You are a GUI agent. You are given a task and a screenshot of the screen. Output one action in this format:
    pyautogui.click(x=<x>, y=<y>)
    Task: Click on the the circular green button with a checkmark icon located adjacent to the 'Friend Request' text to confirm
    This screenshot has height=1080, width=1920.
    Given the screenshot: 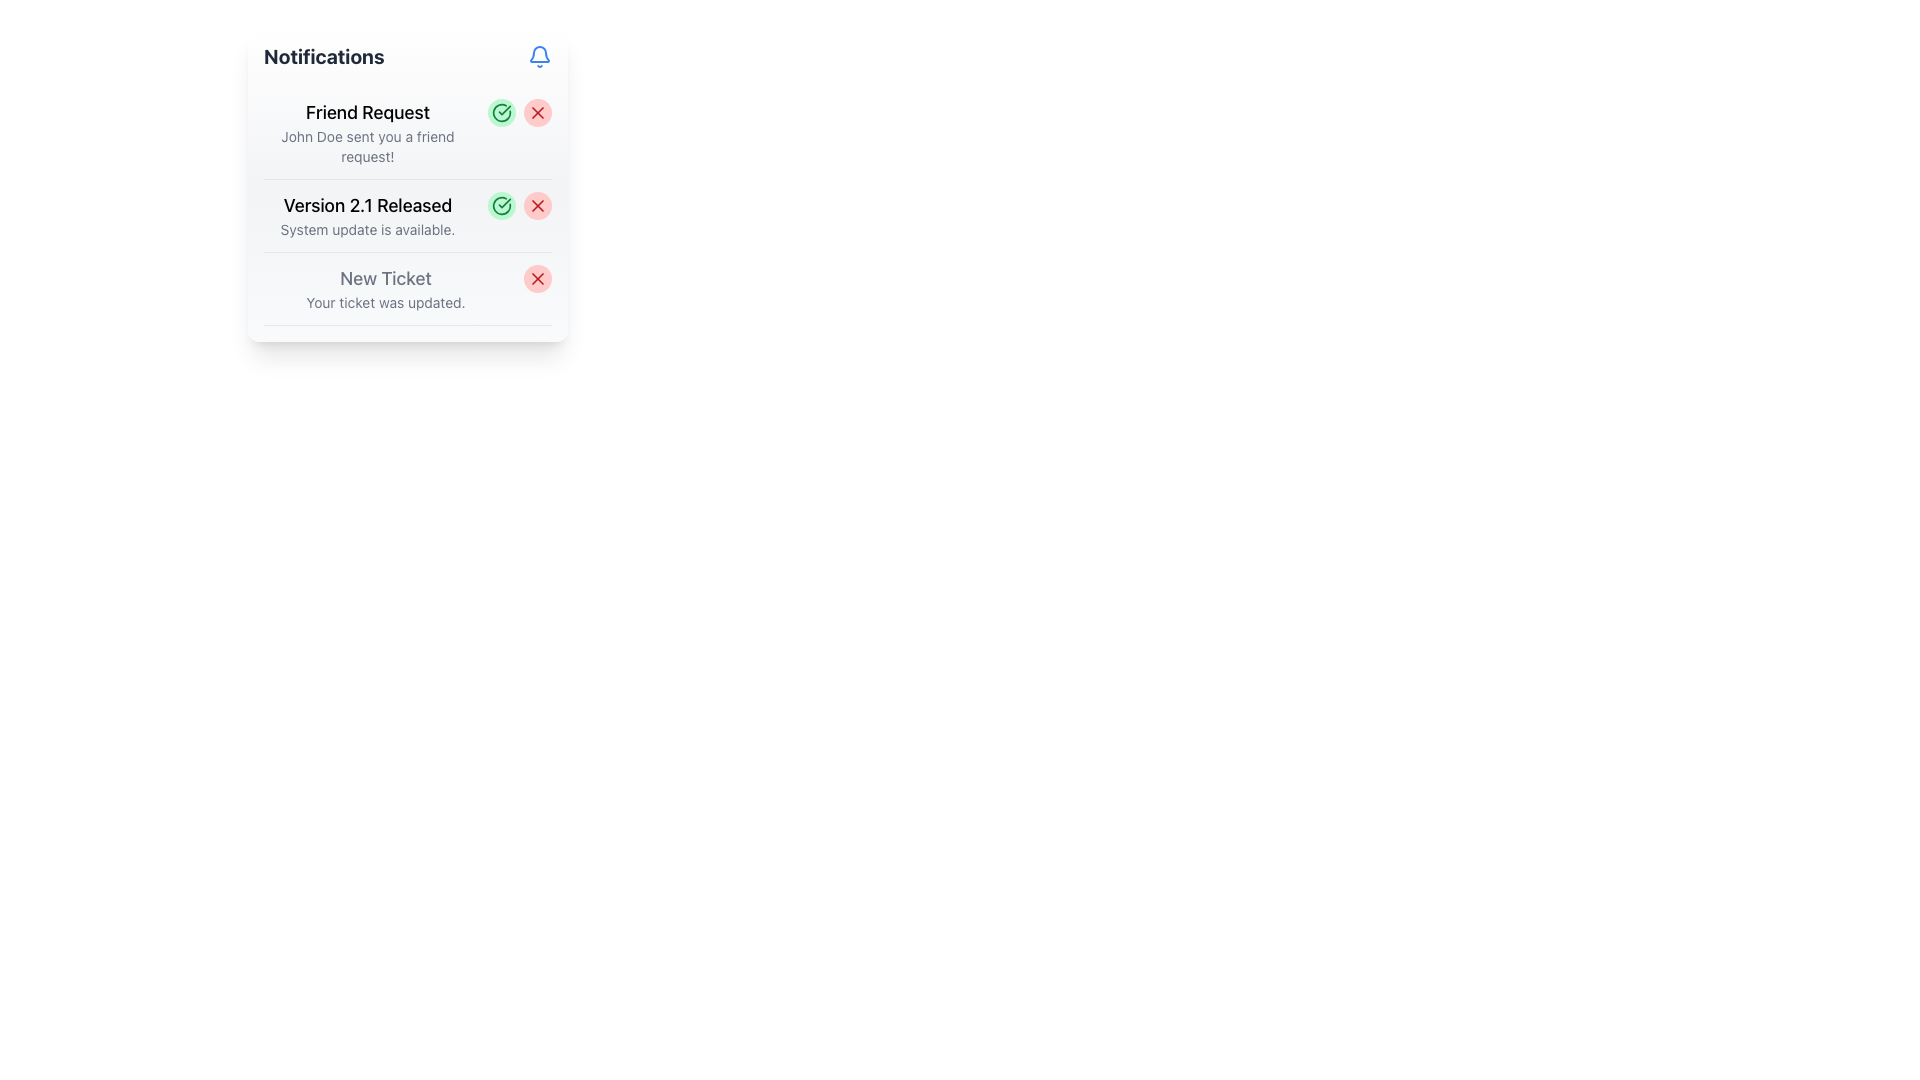 What is the action you would take?
    pyautogui.click(x=502, y=112)
    